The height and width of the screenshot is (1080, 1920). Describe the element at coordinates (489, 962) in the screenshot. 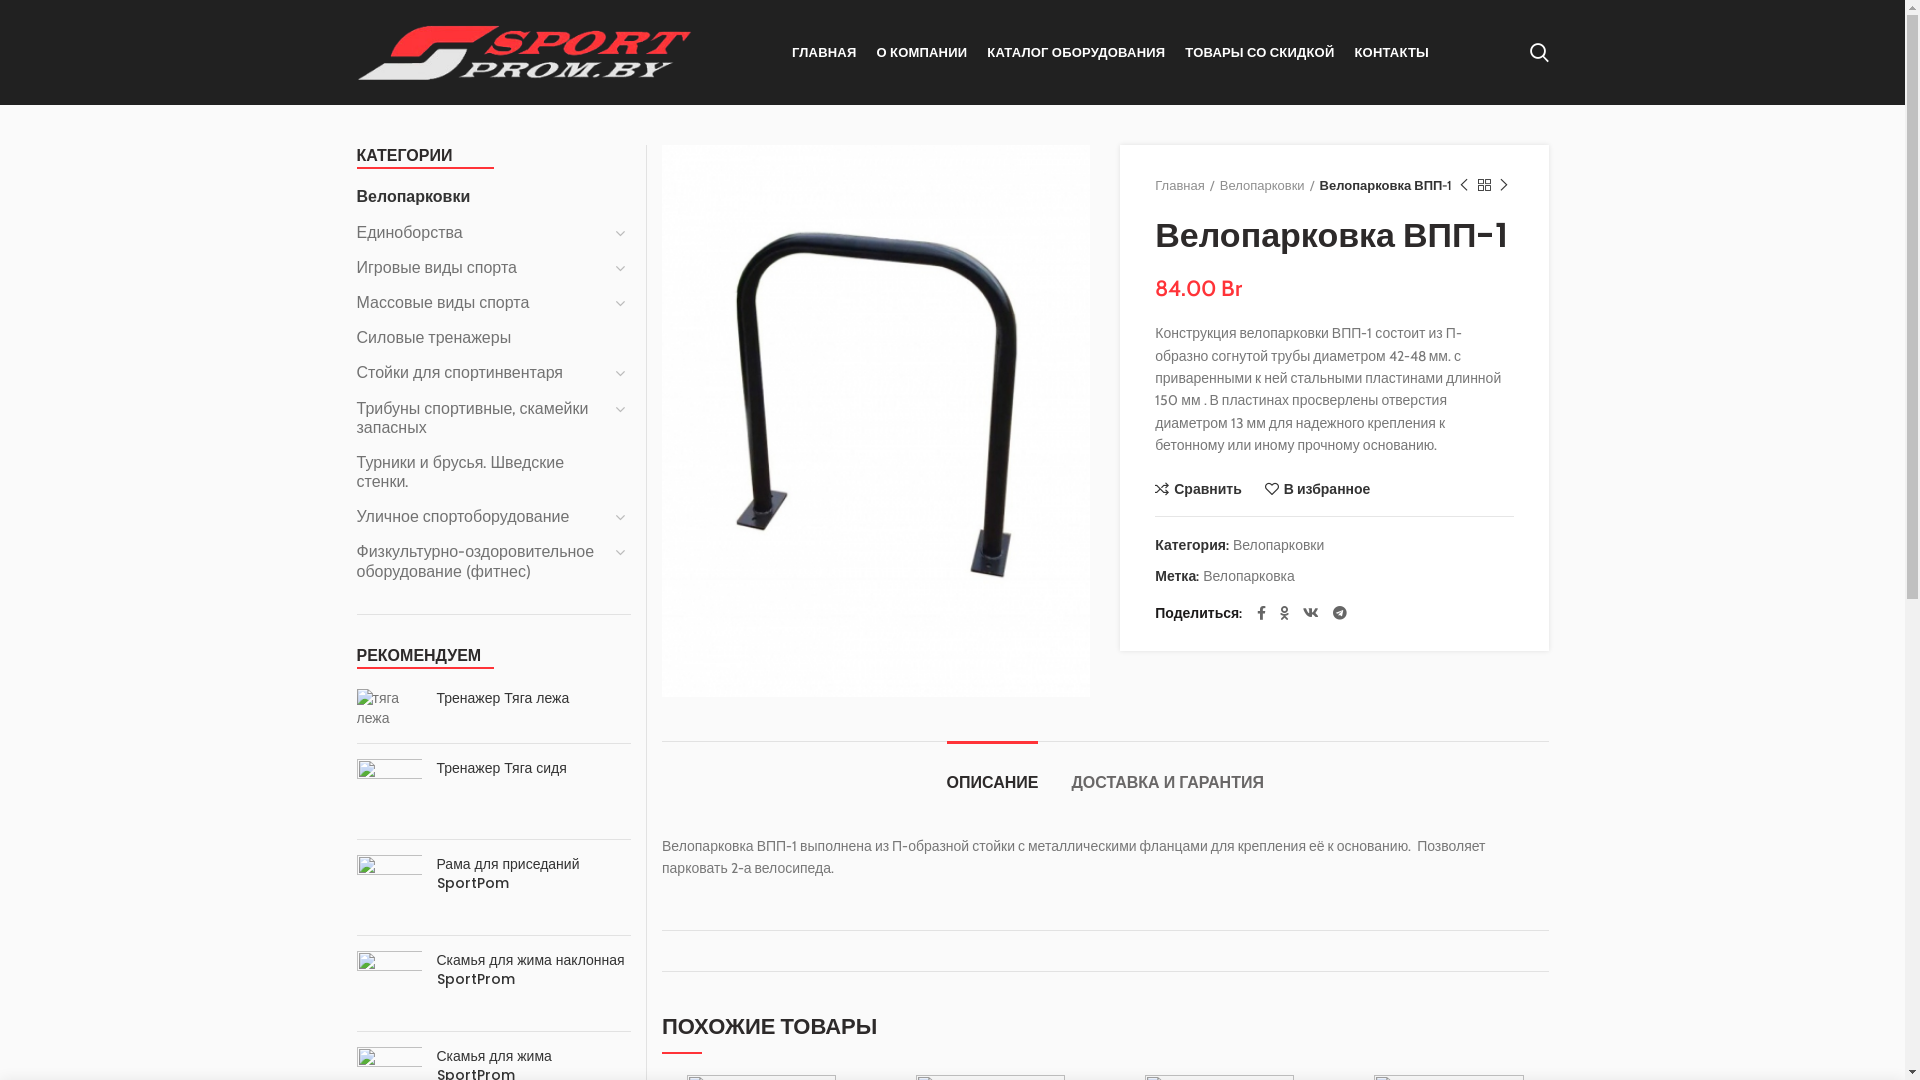

I see `'Telegram'` at that location.